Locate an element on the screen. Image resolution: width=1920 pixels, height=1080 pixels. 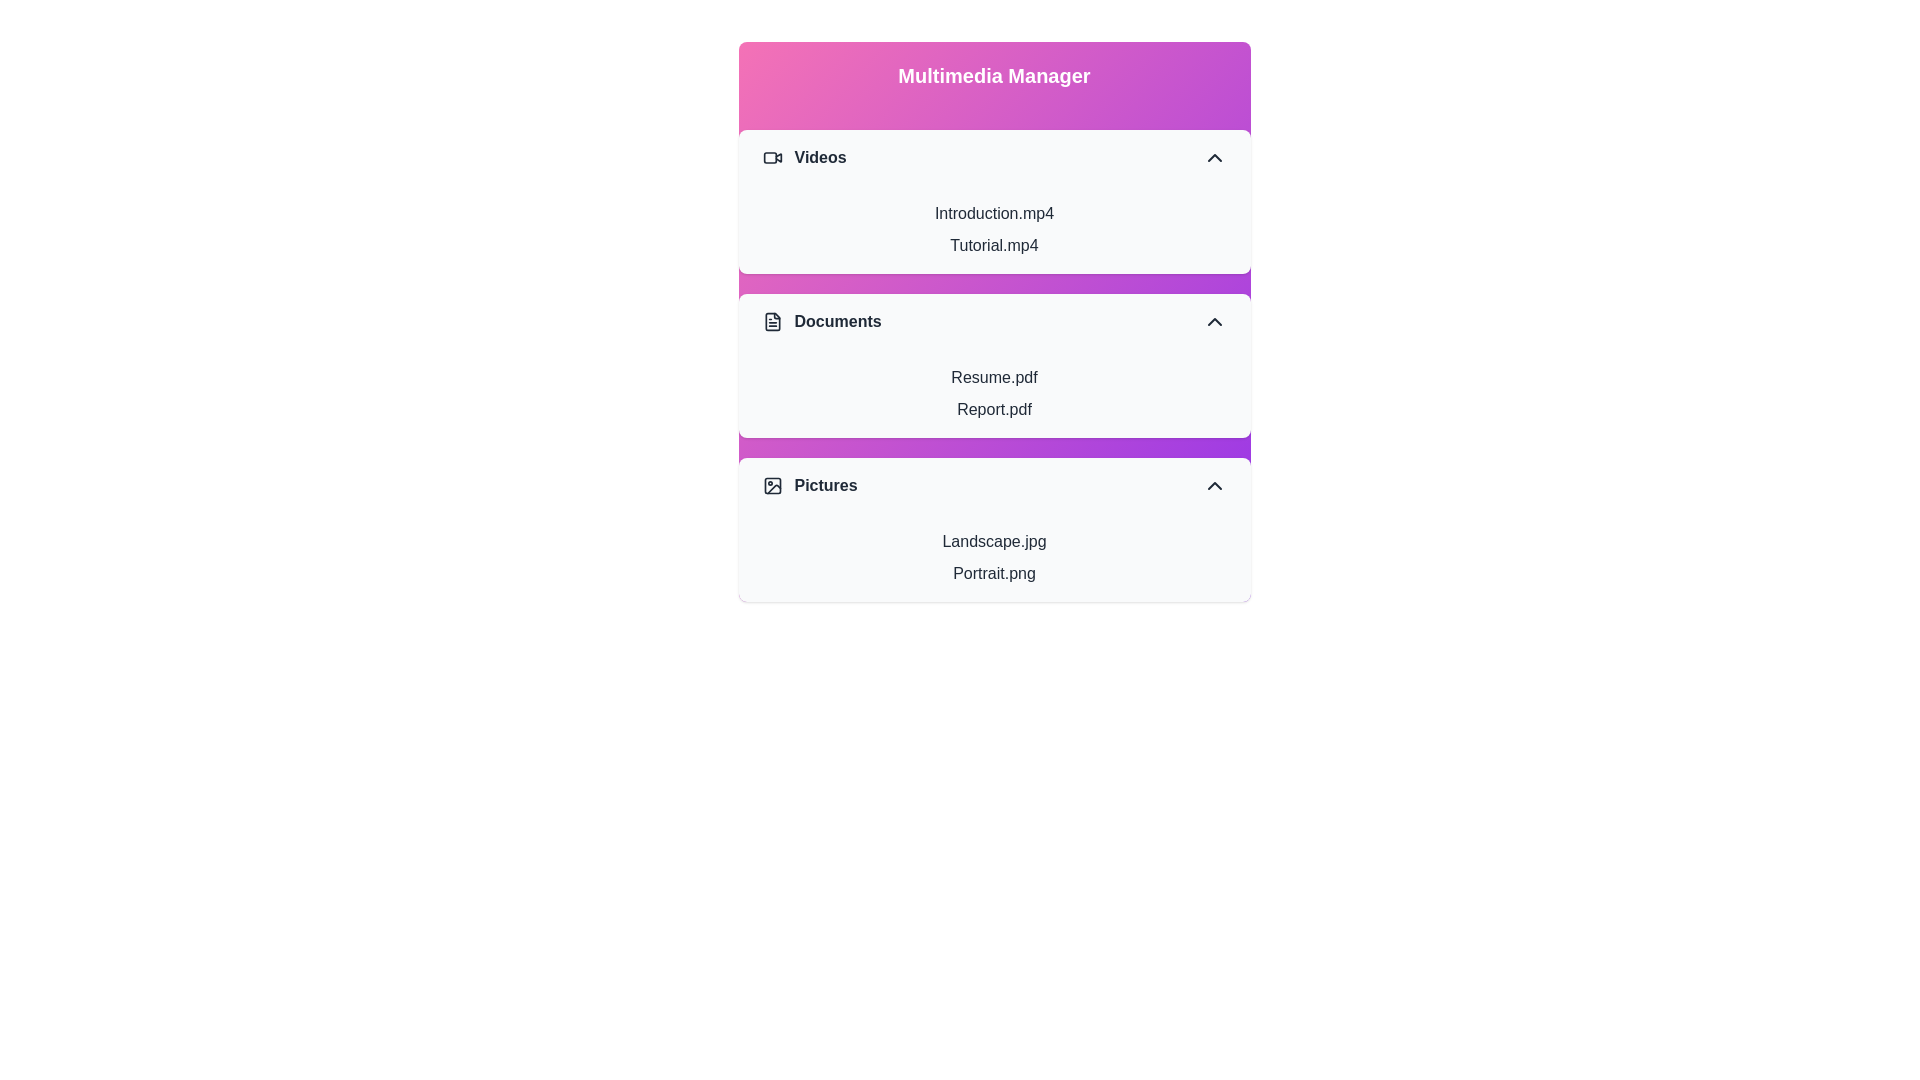
the item Portrait.png within the section Pictures is located at coordinates (994, 574).